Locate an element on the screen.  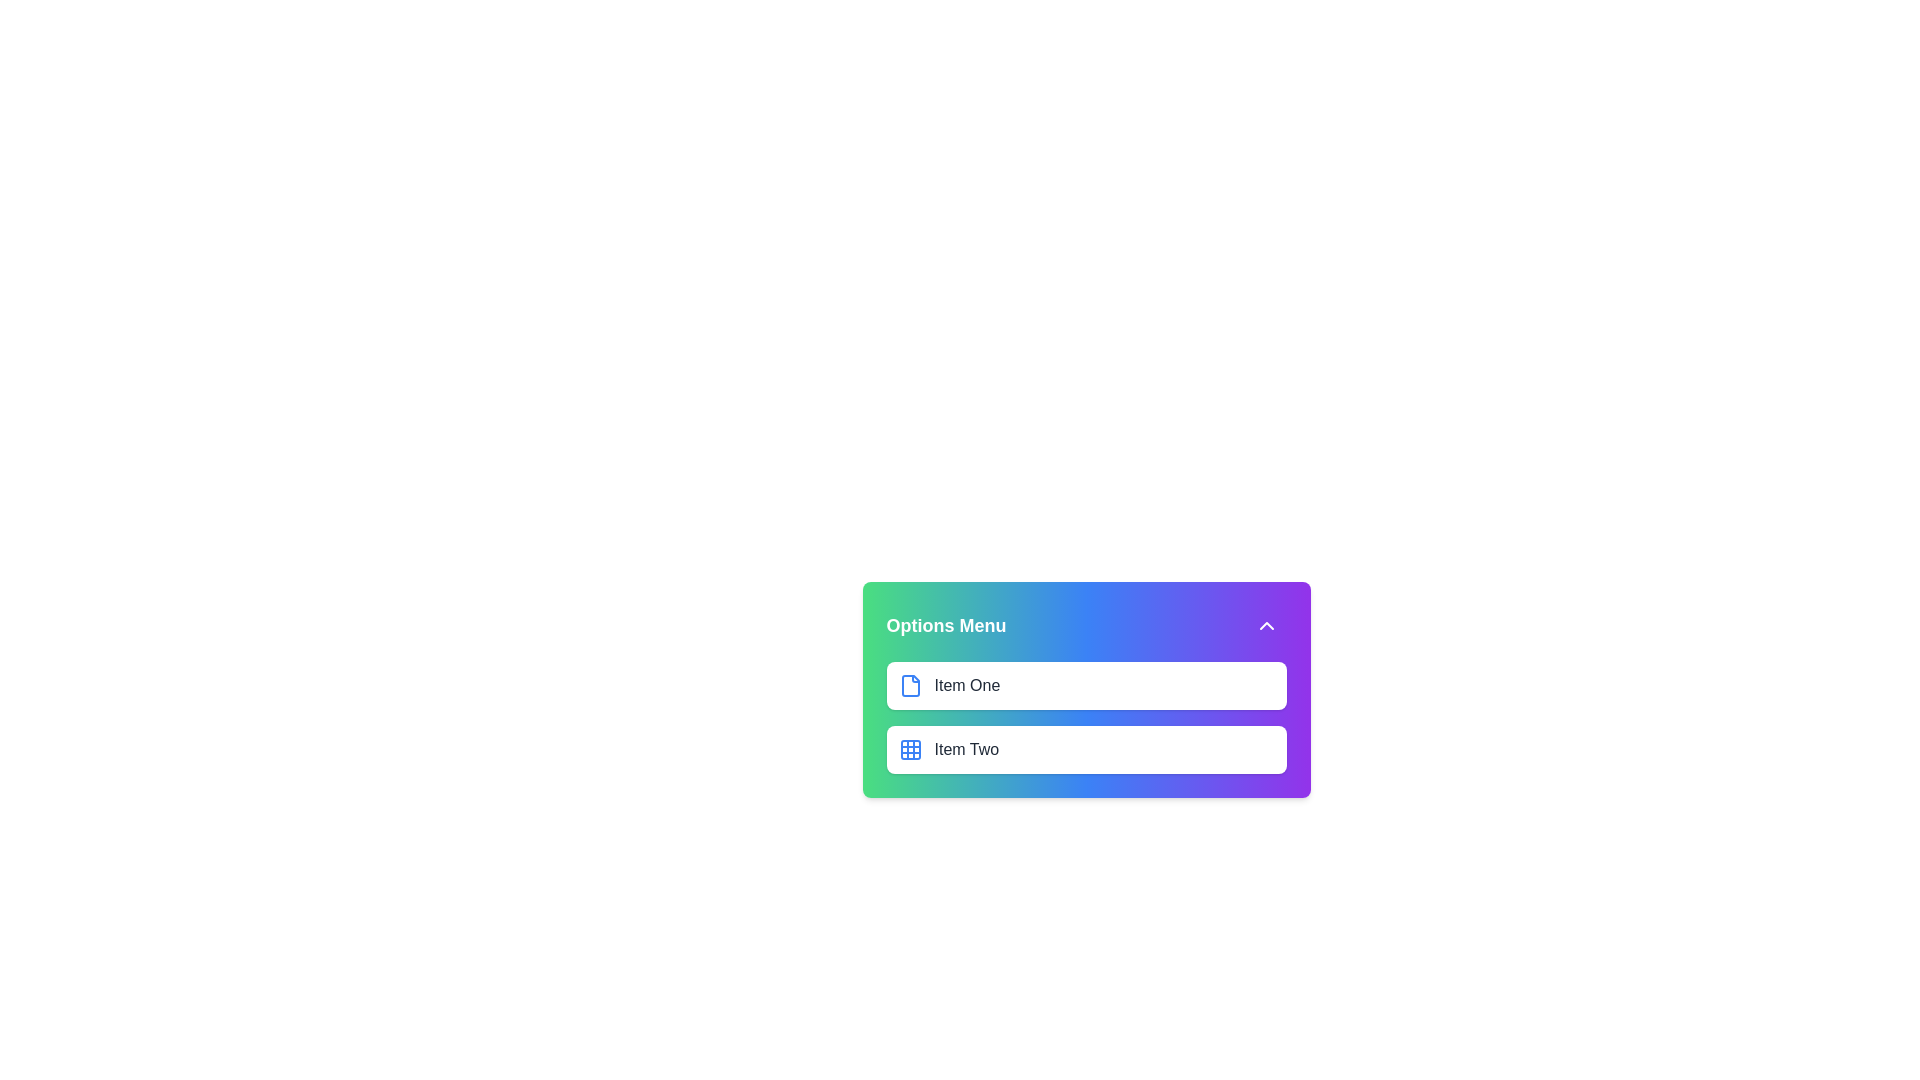
the 'Item Two' option in the menu, which is the second item in a vertically stacked list below 'Item One' is located at coordinates (1085, 749).